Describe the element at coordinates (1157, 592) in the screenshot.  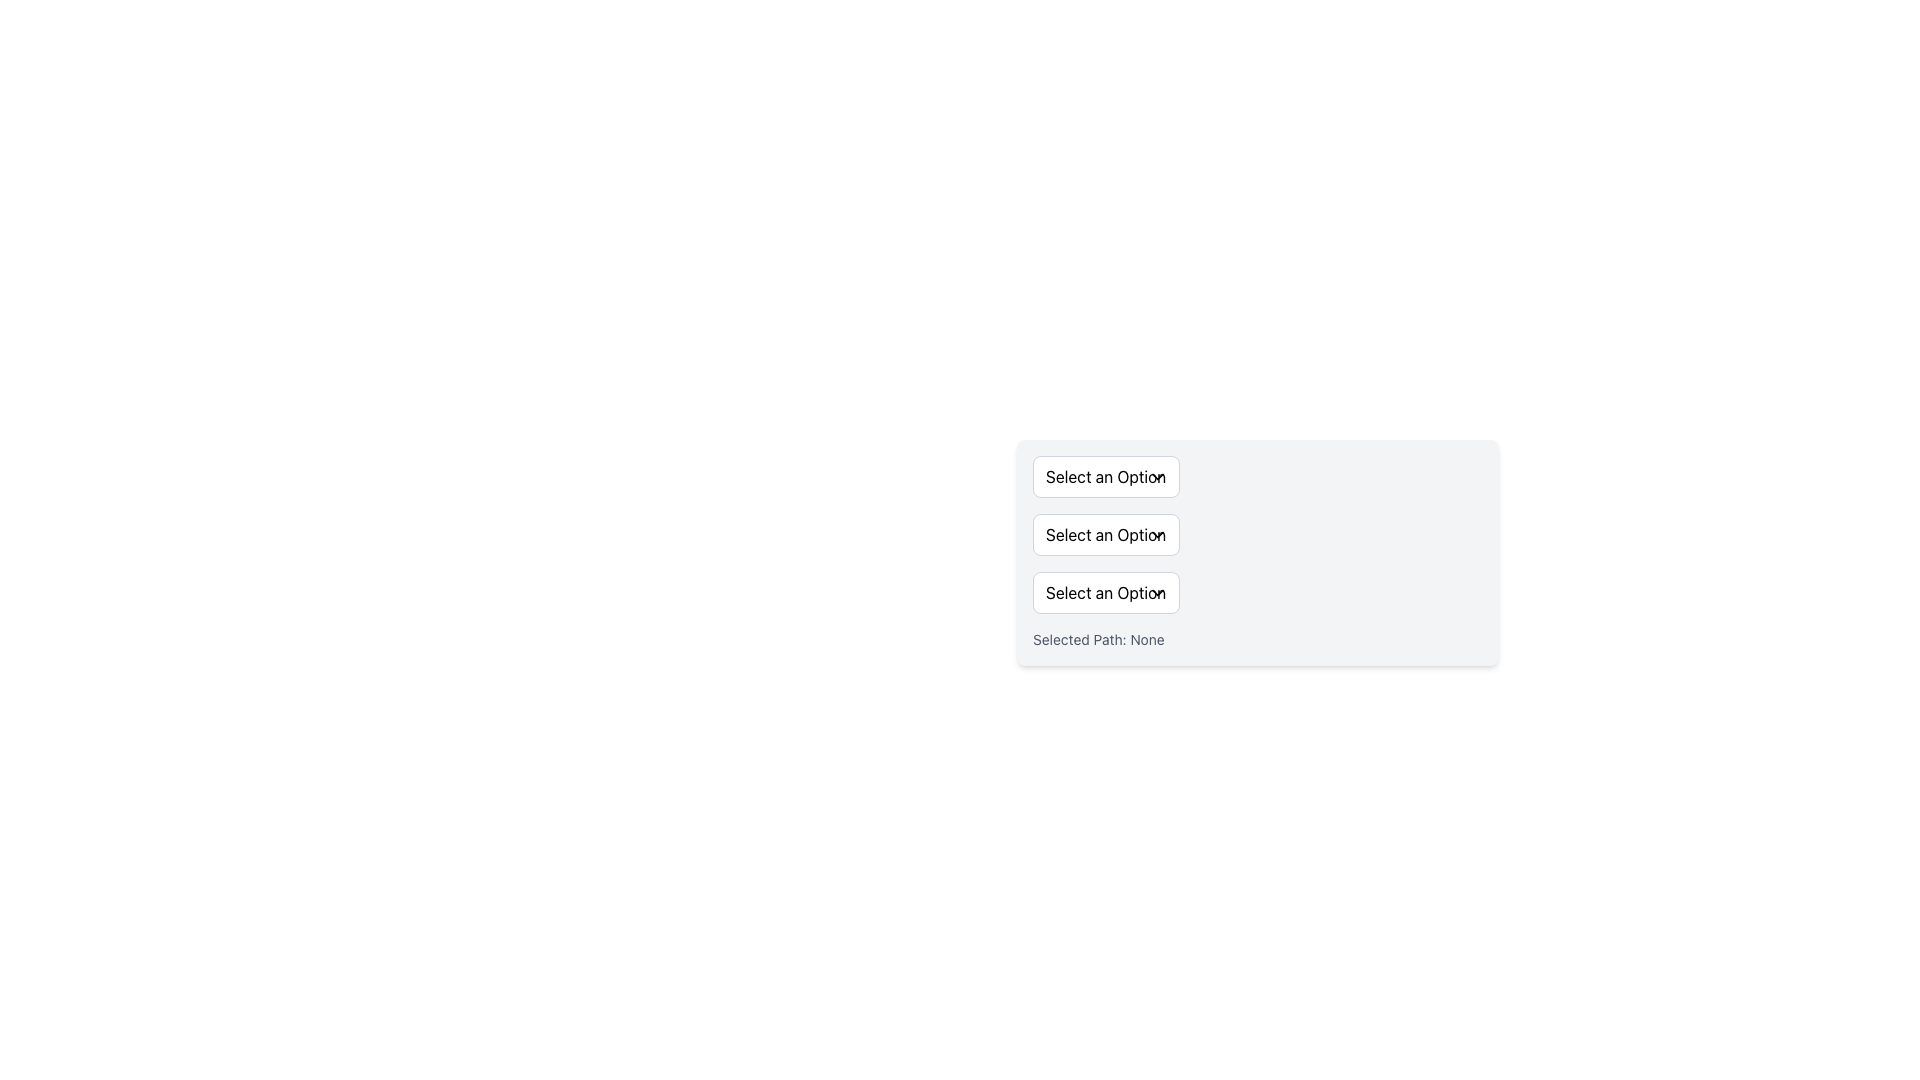
I see `the downward-pointing chevron SVG icon used as a dropdown indicator, which is positioned on the right side of the 'Select an Option' dropdown element` at that location.